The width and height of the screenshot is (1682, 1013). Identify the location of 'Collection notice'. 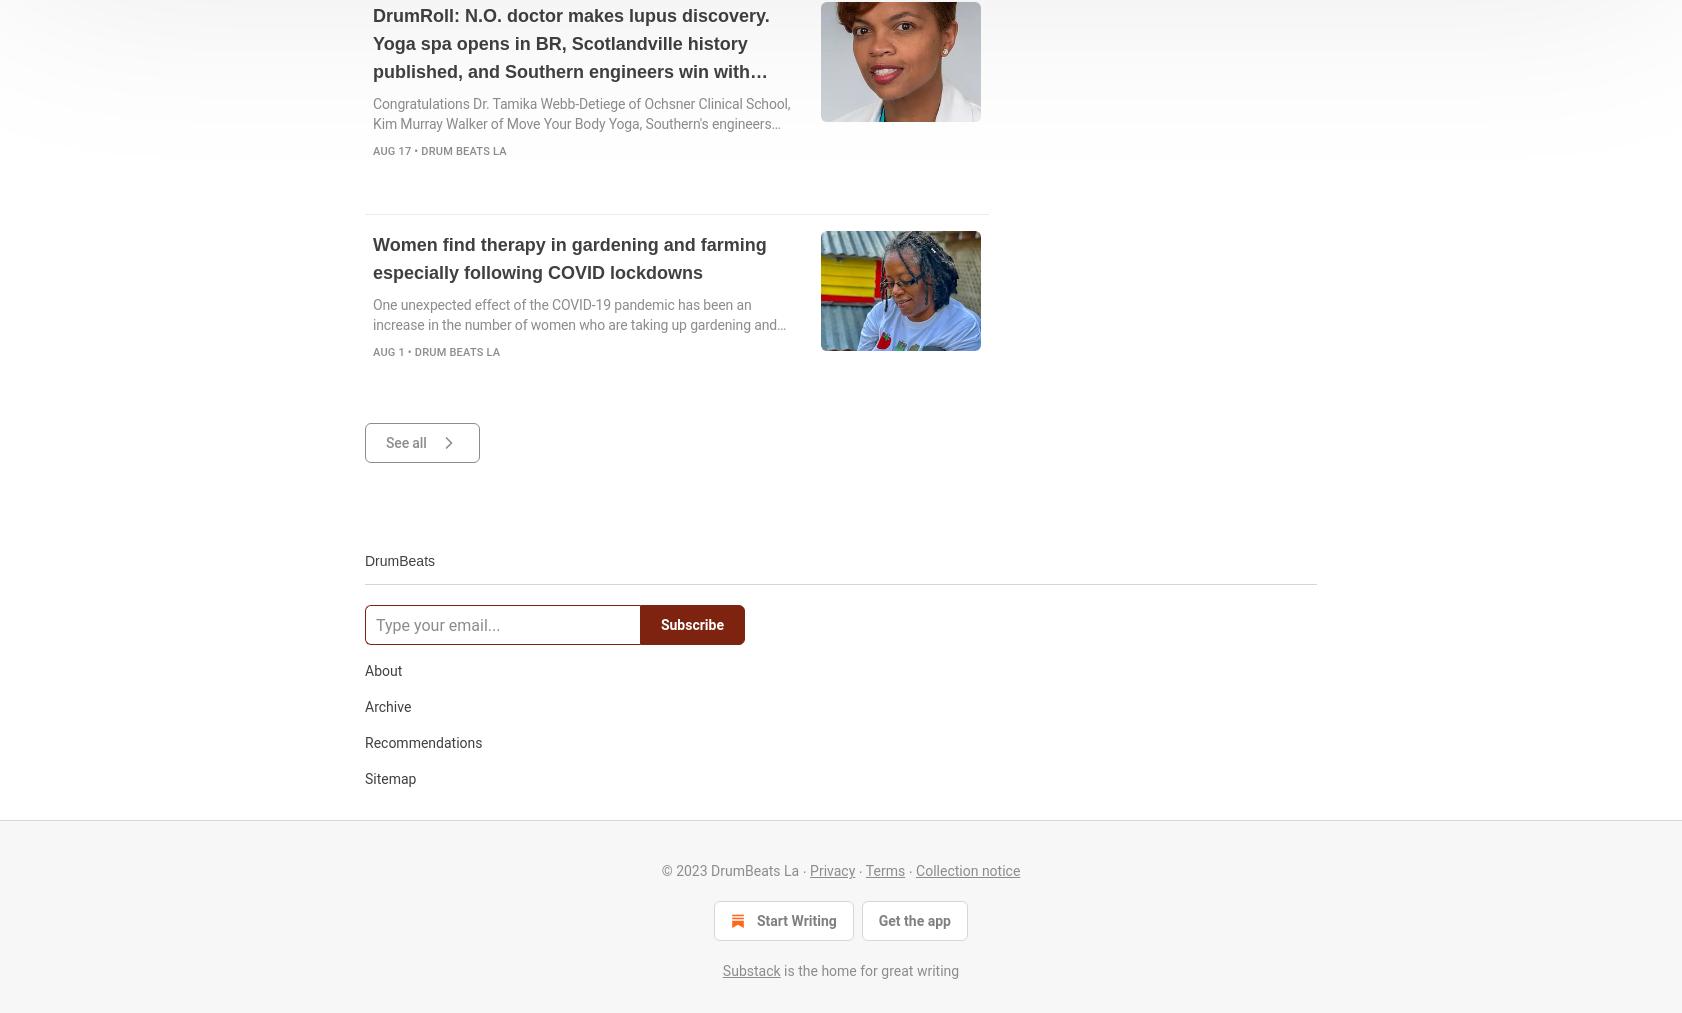
(966, 869).